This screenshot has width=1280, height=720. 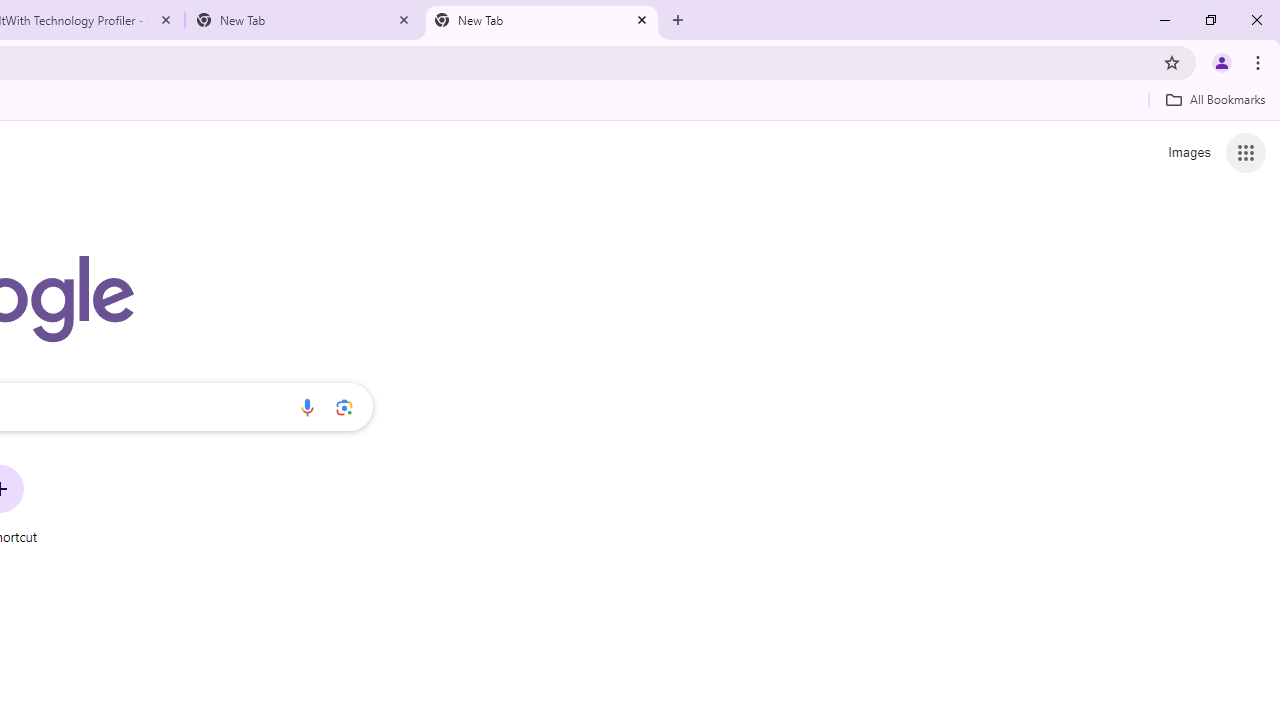 I want to click on 'All Bookmarks', so click(x=1214, y=99).